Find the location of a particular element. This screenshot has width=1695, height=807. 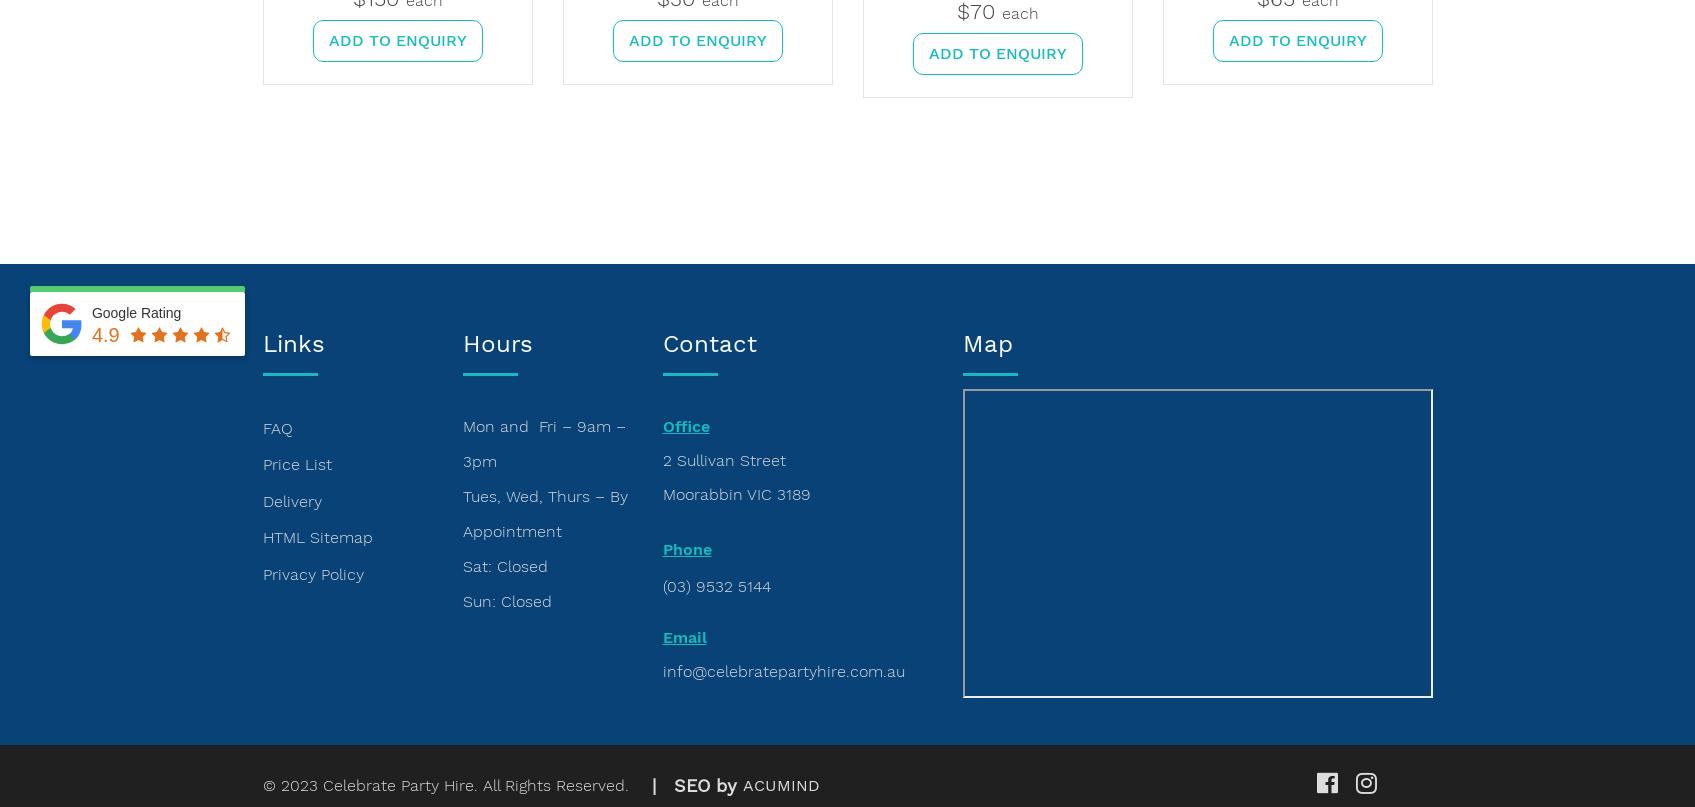

'ACUMIND' is located at coordinates (779, 784).